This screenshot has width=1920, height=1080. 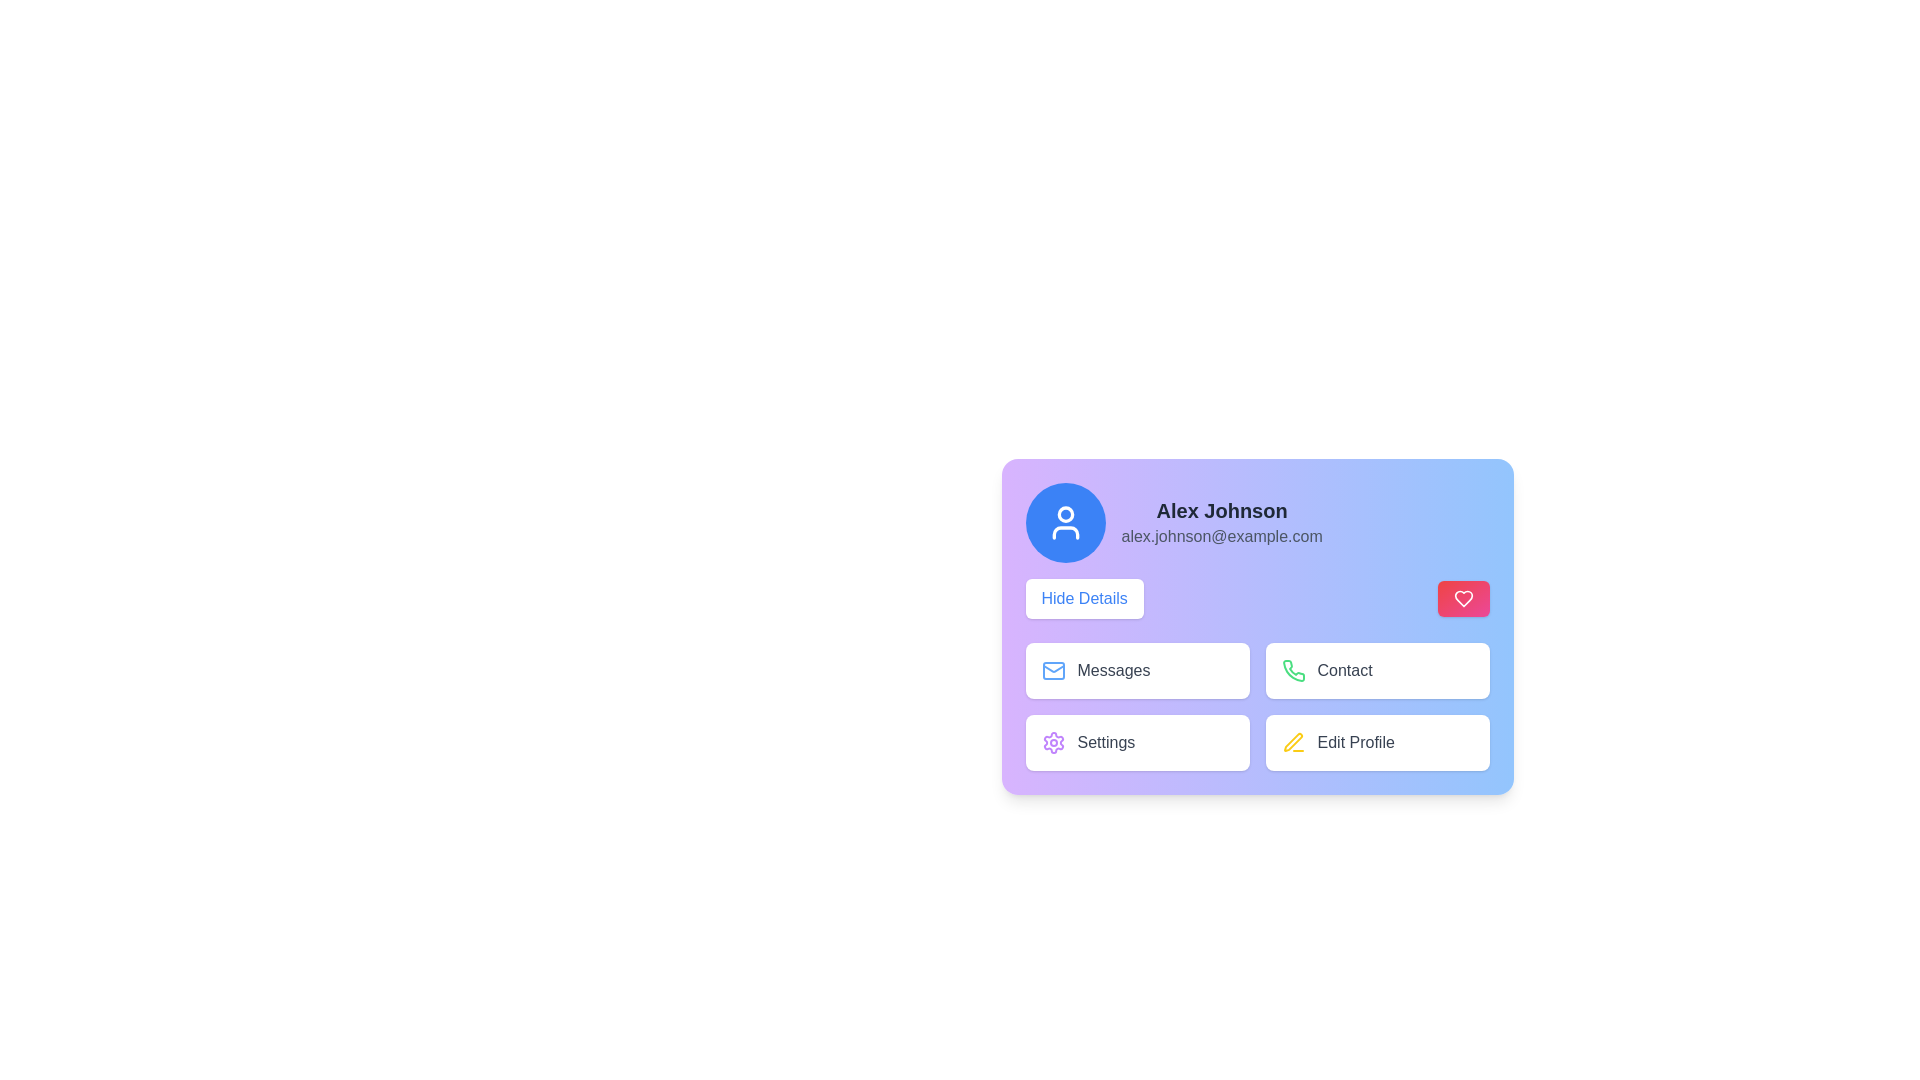 I want to click on the edit icon located within the 'Edit Profile' button on the bottom-right side of the card interface, so click(x=1292, y=742).